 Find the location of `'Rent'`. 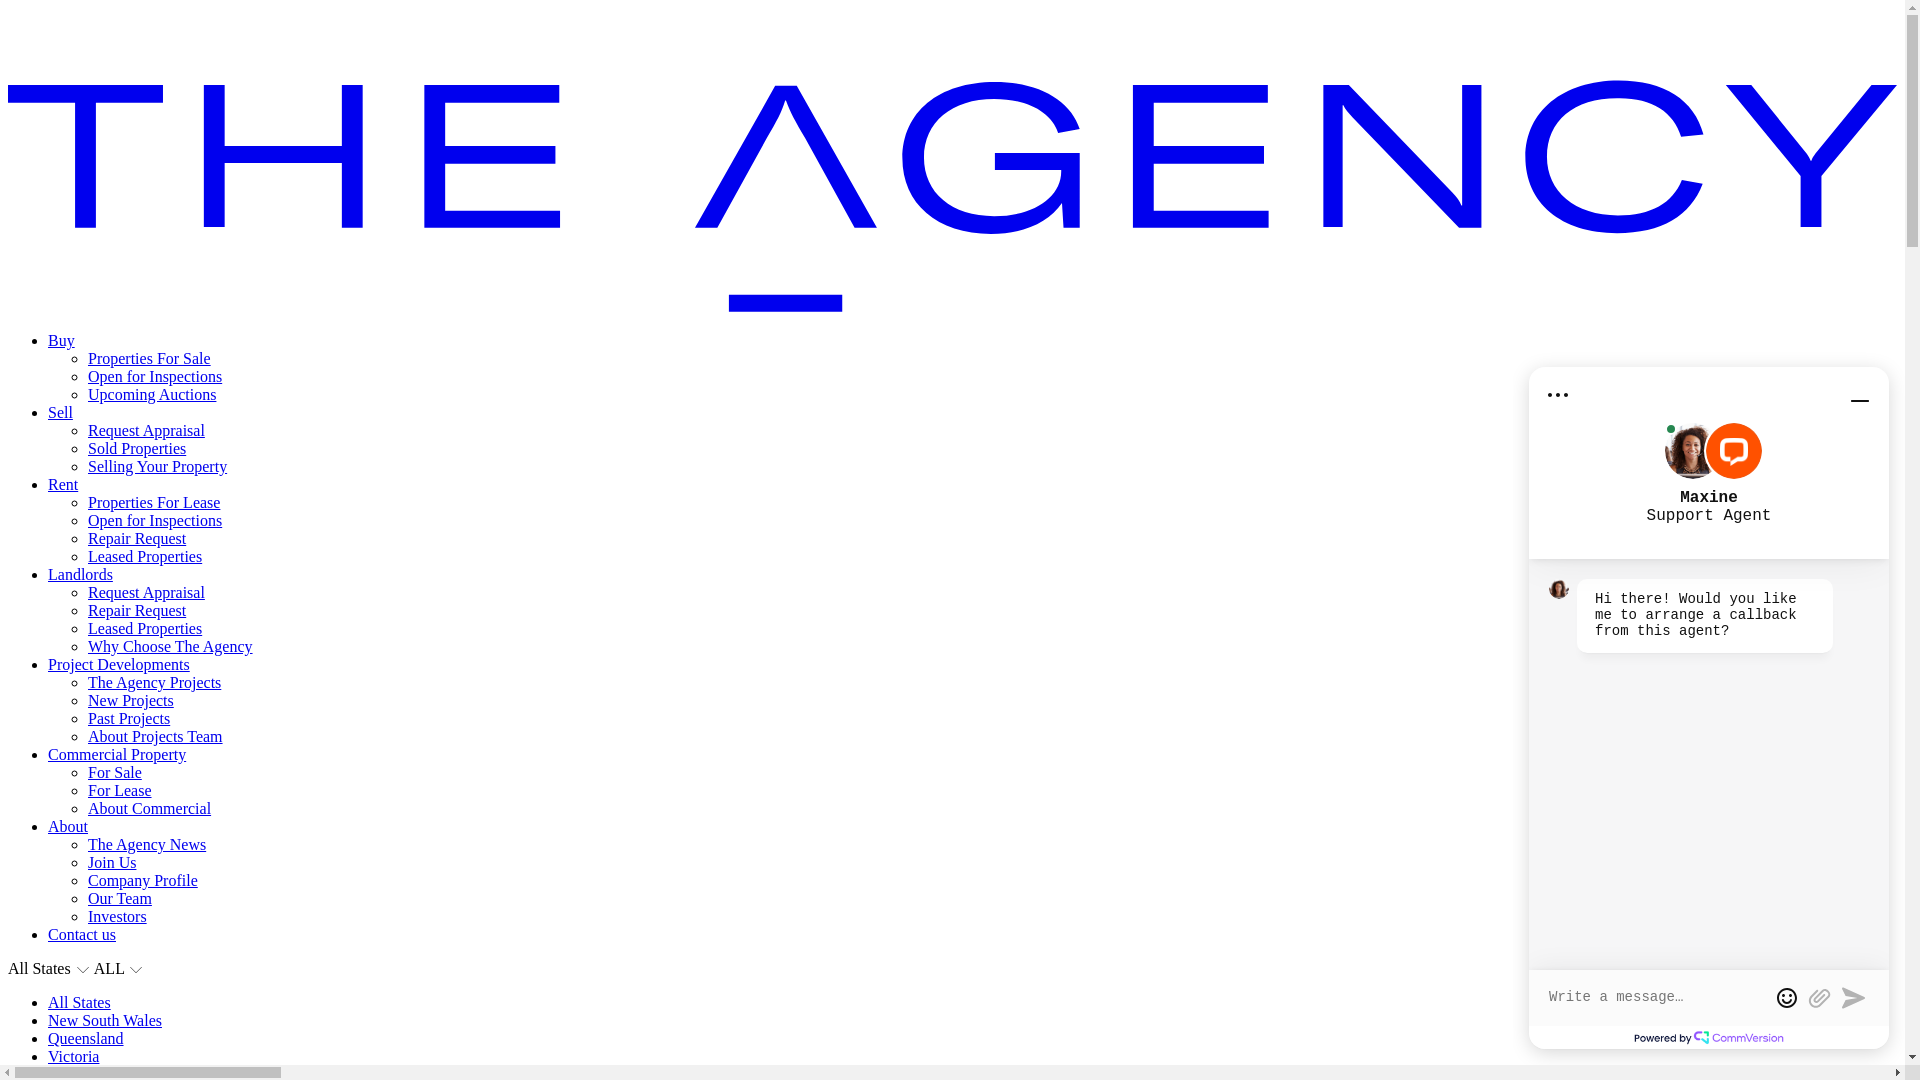

'Rent' is located at coordinates (62, 484).